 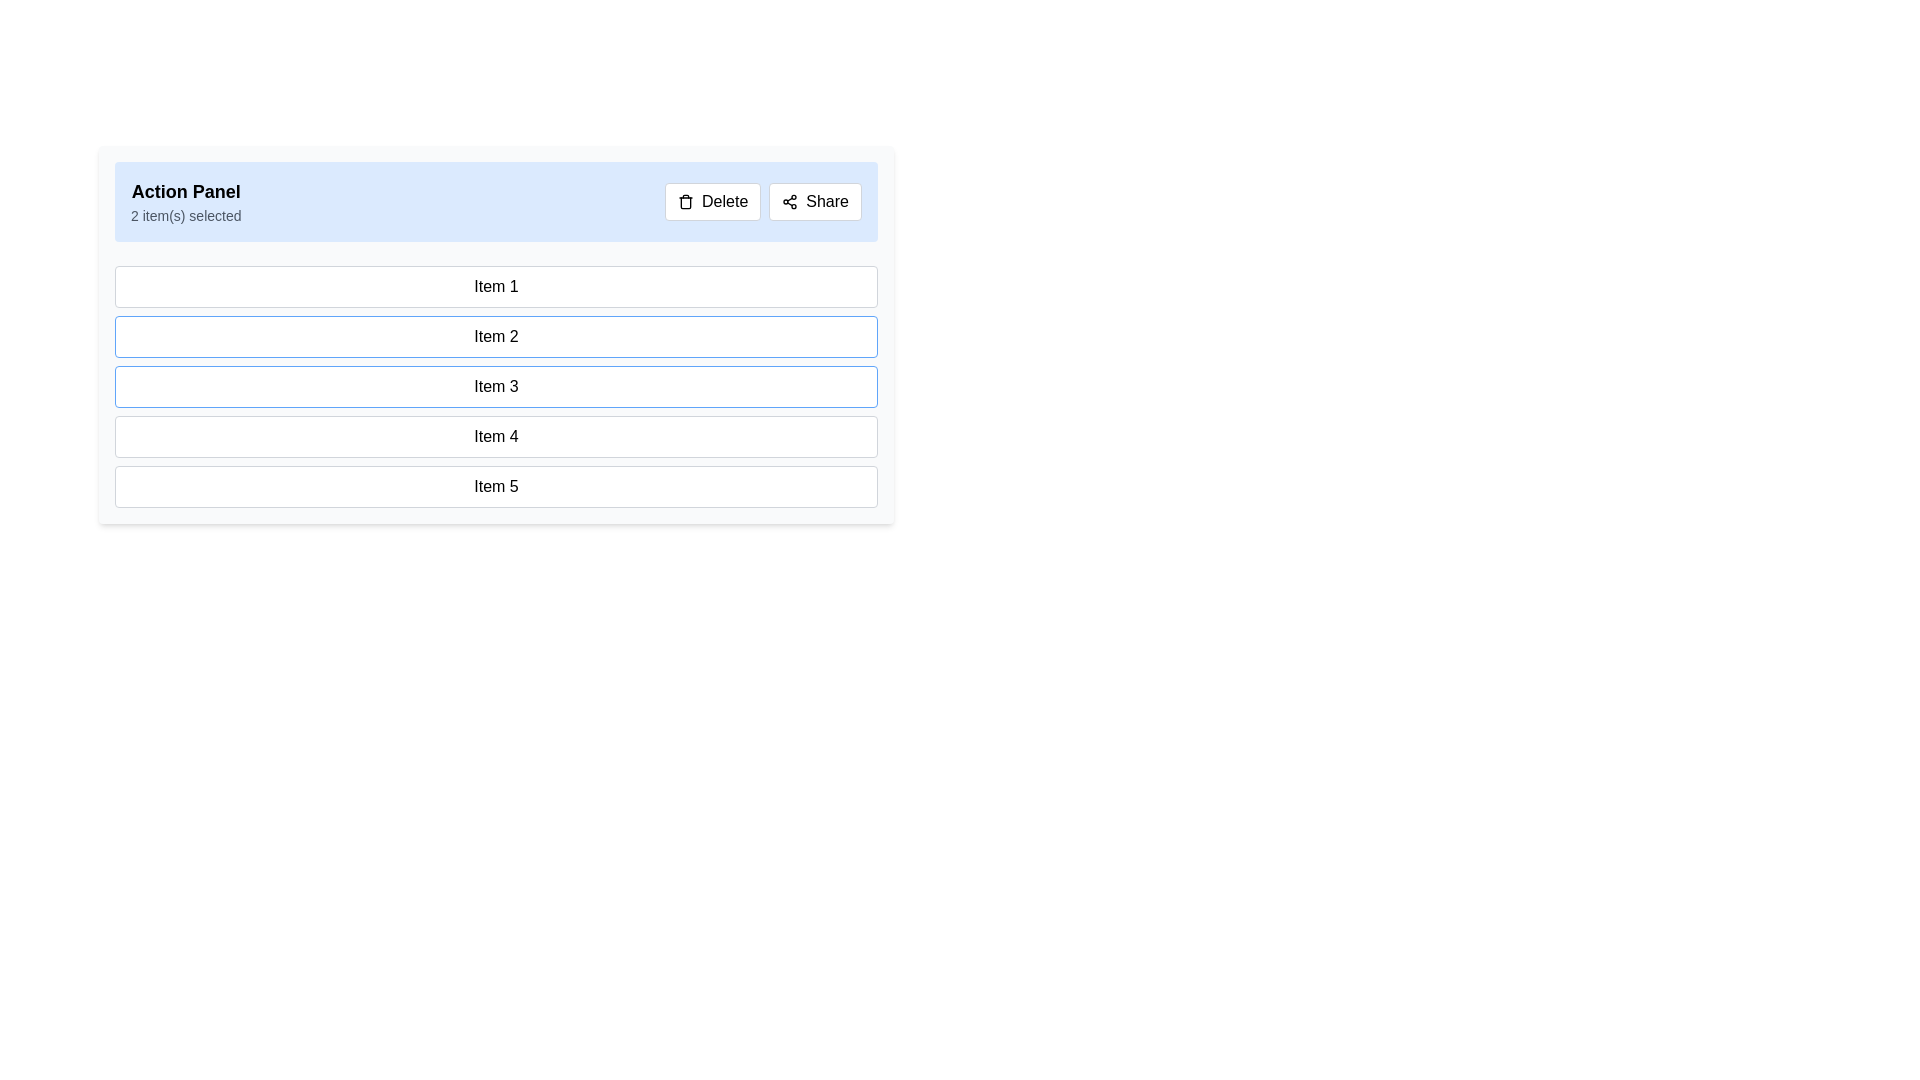 I want to click on the 'Delete' button, which has a white background with a light gray border and a trash bin icon, located, so click(x=713, y=201).